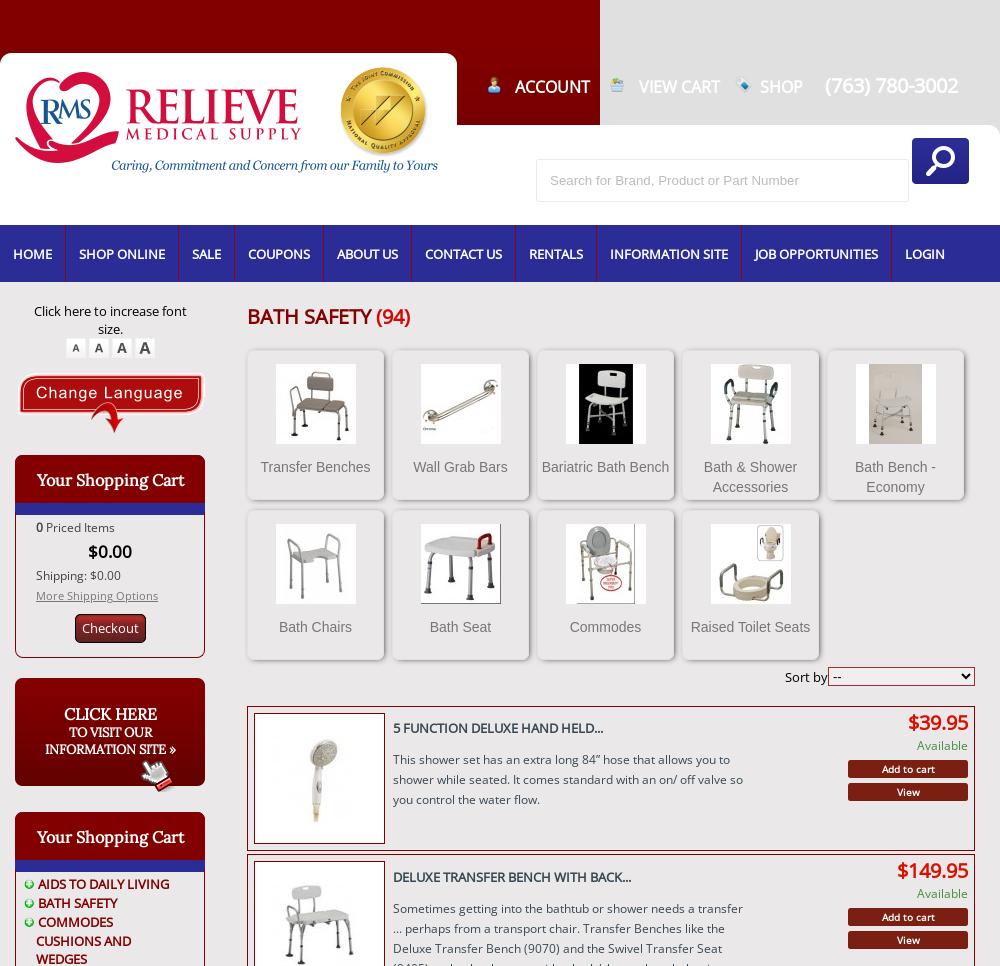  I want to click on '0', so click(41, 527).